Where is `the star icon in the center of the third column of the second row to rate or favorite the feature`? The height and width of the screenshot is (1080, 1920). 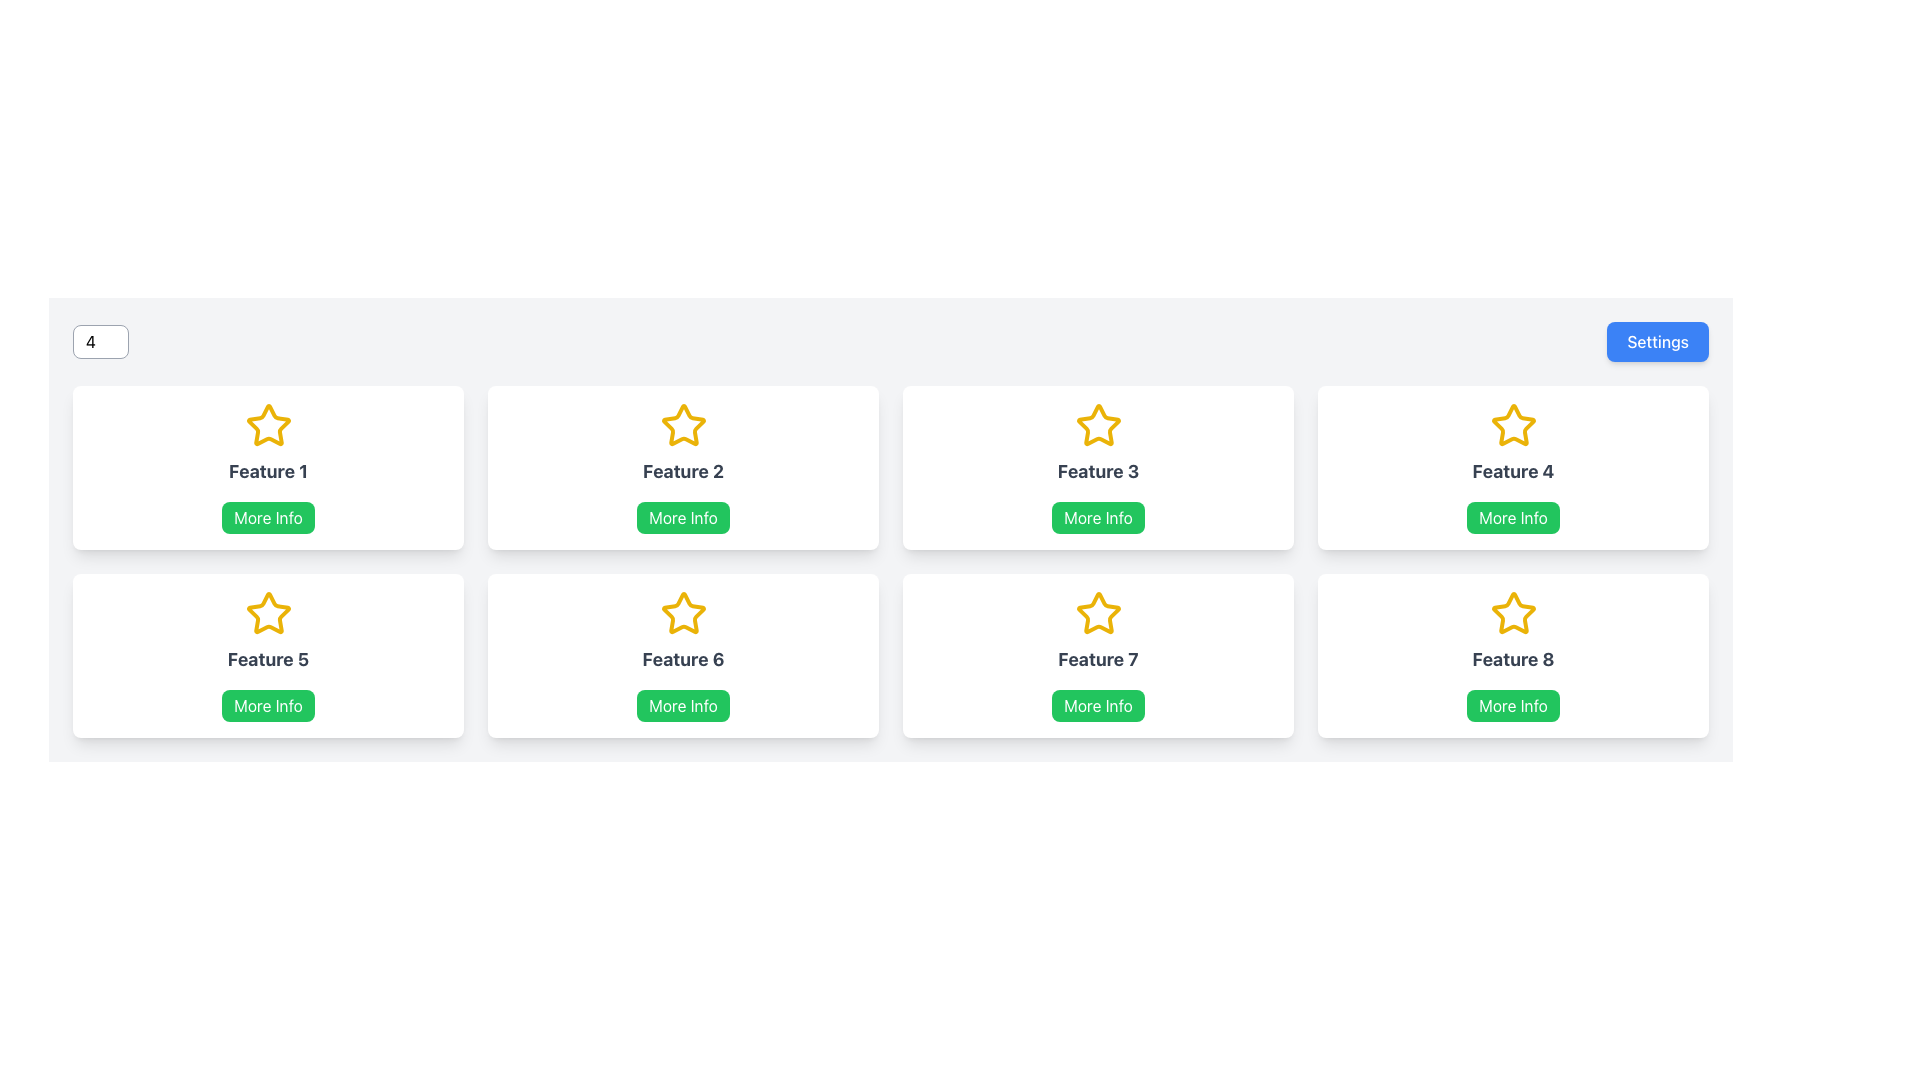
the star icon in the center of the third column of the second row to rate or favorite the feature is located at coordinates (683, 612).